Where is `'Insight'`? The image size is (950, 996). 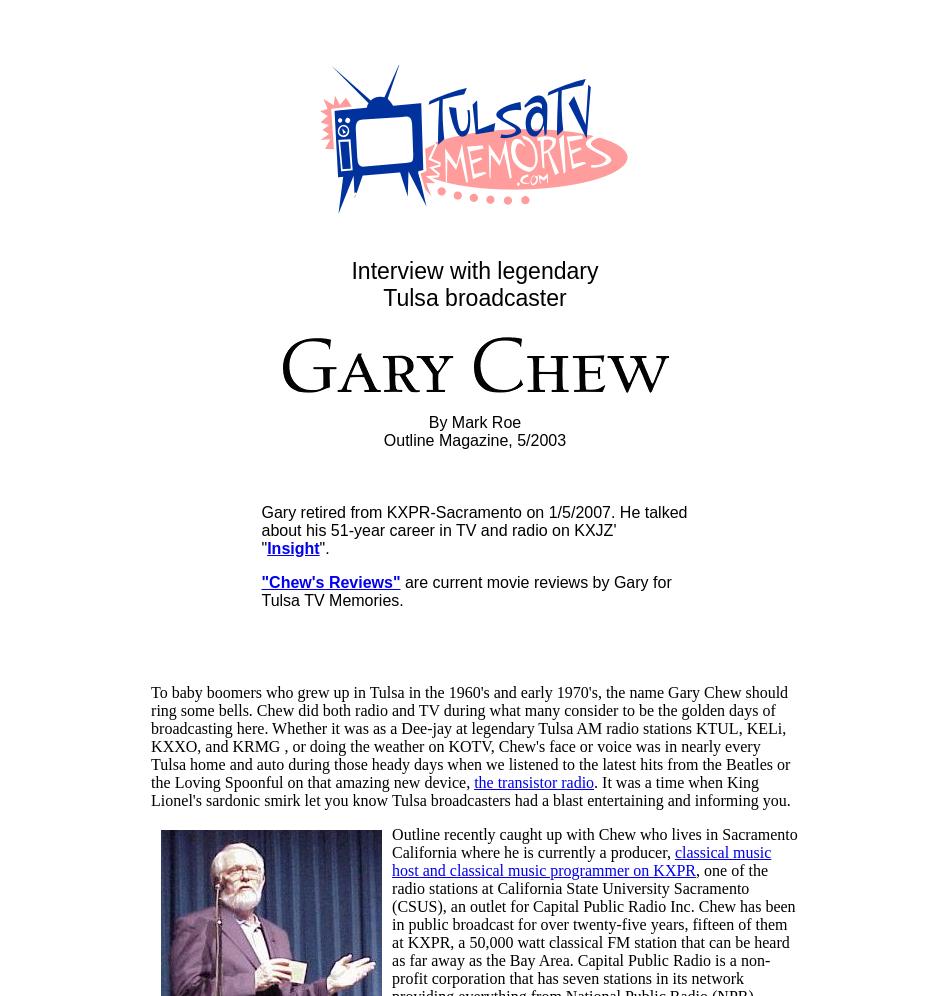
'Insight' is located at coordinates (266, 547).